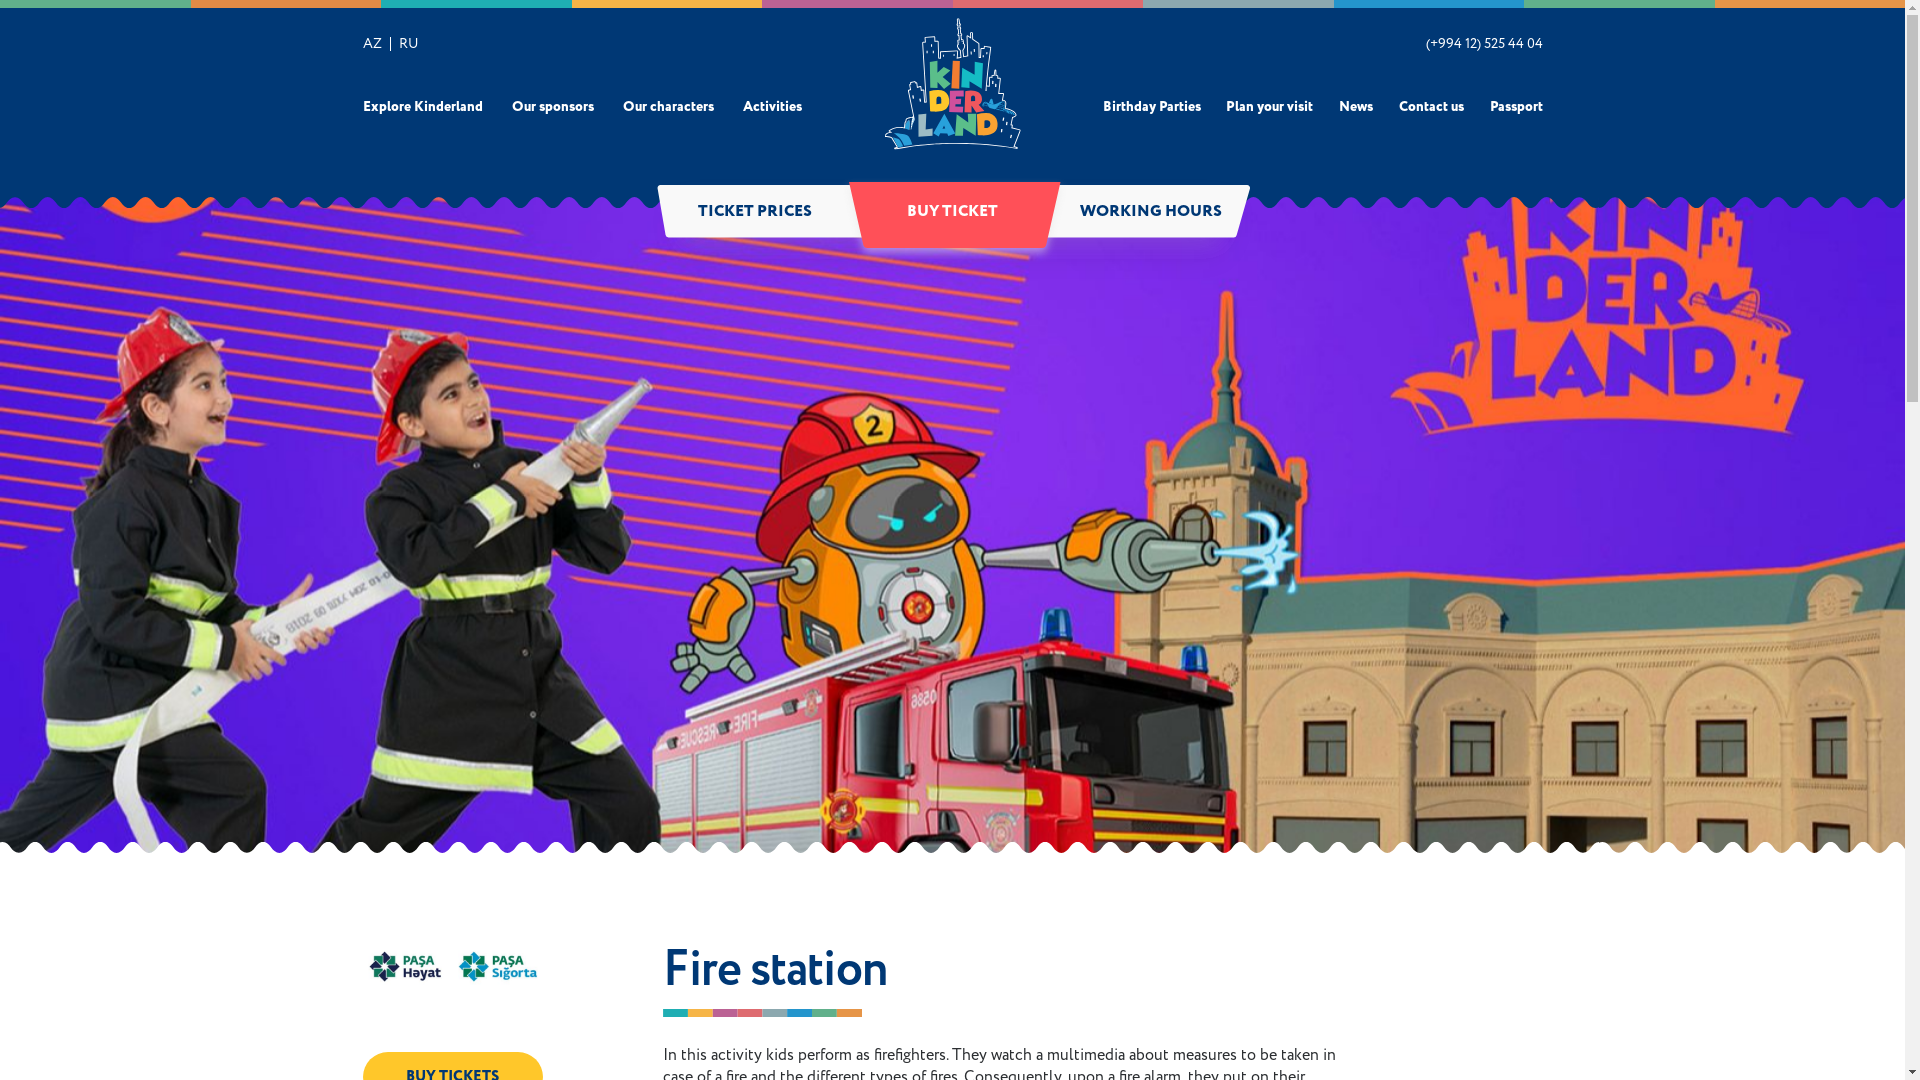  What do you see at coordinates (753, 212) in the screenshot?
I see `'TICKET PRICES'` at bounding box center [753, 212].